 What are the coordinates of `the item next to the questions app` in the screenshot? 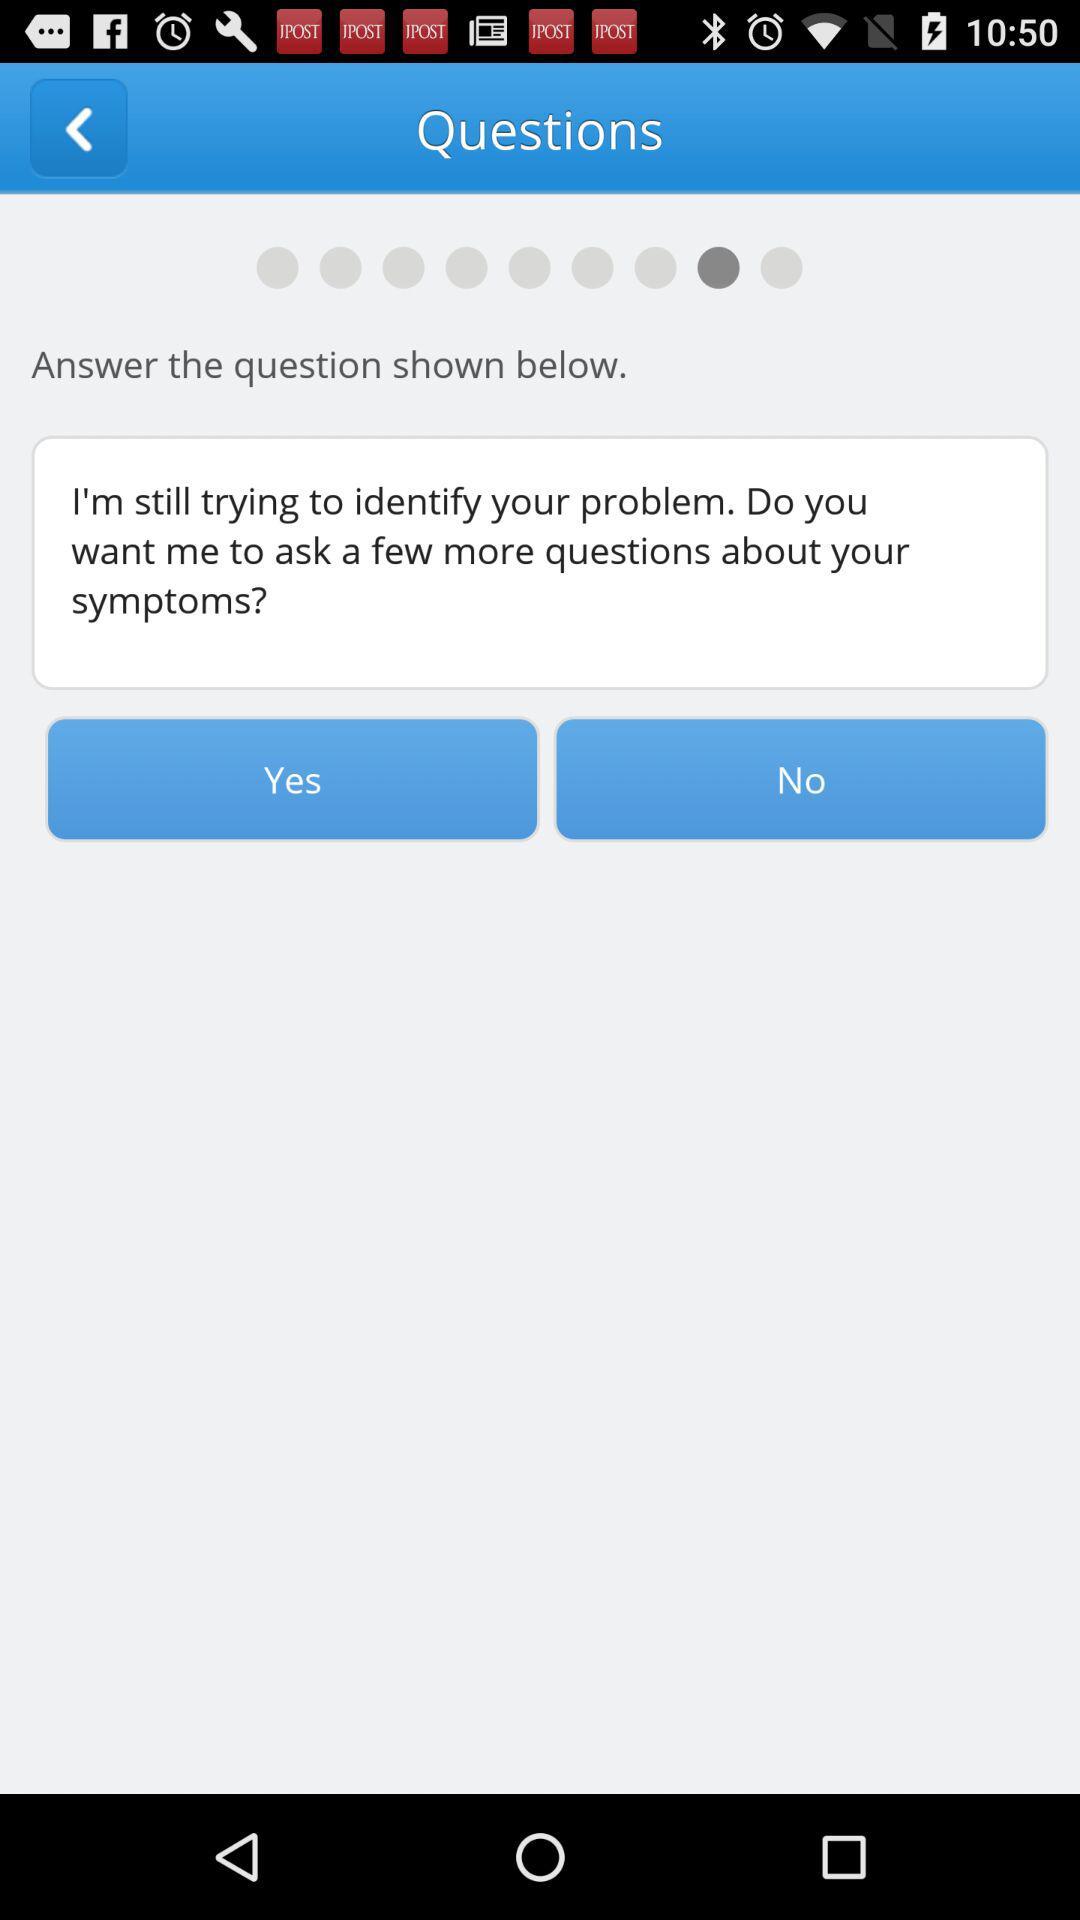 It's located at (77, 127).